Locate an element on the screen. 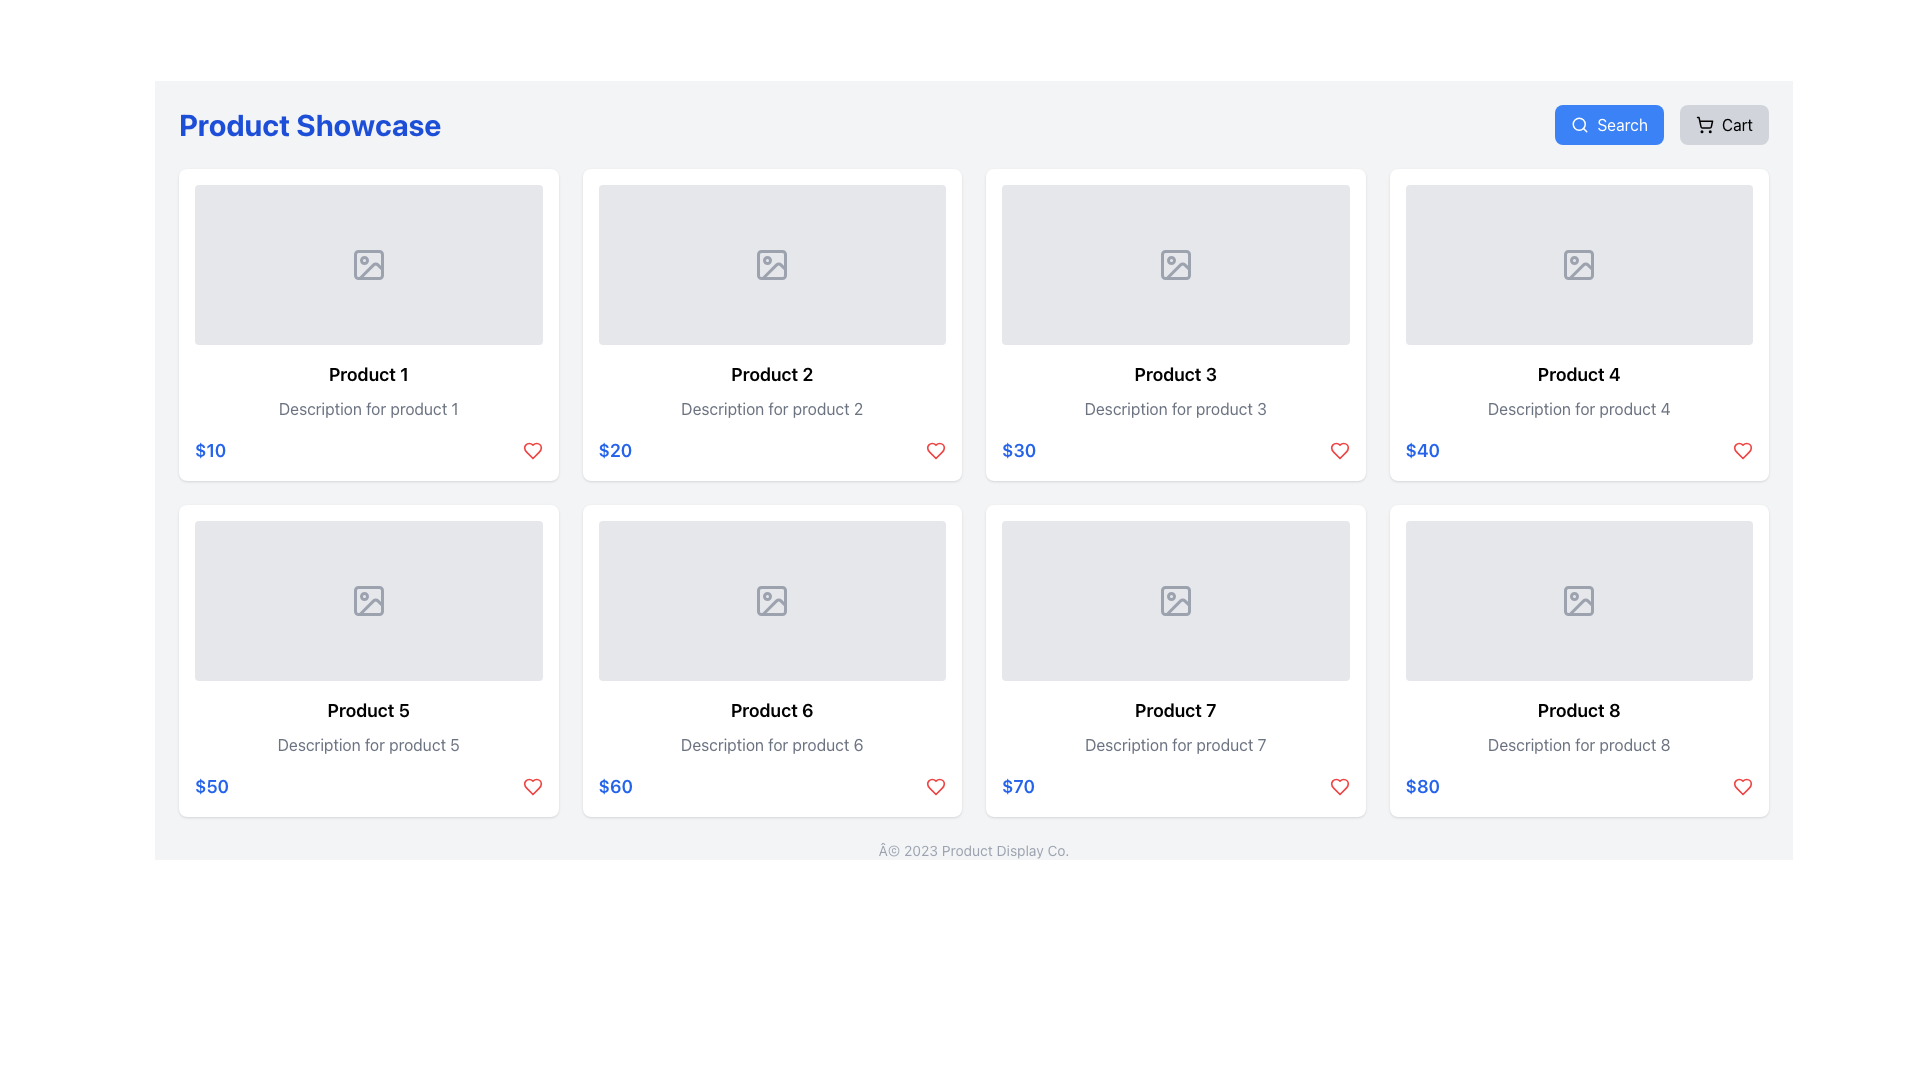 The image size is (1920, 1080). price displayed in the bold blue font text label showing '$40', located below the 'Product 4' title in the grid layout is located at coordinates (1421, 451).